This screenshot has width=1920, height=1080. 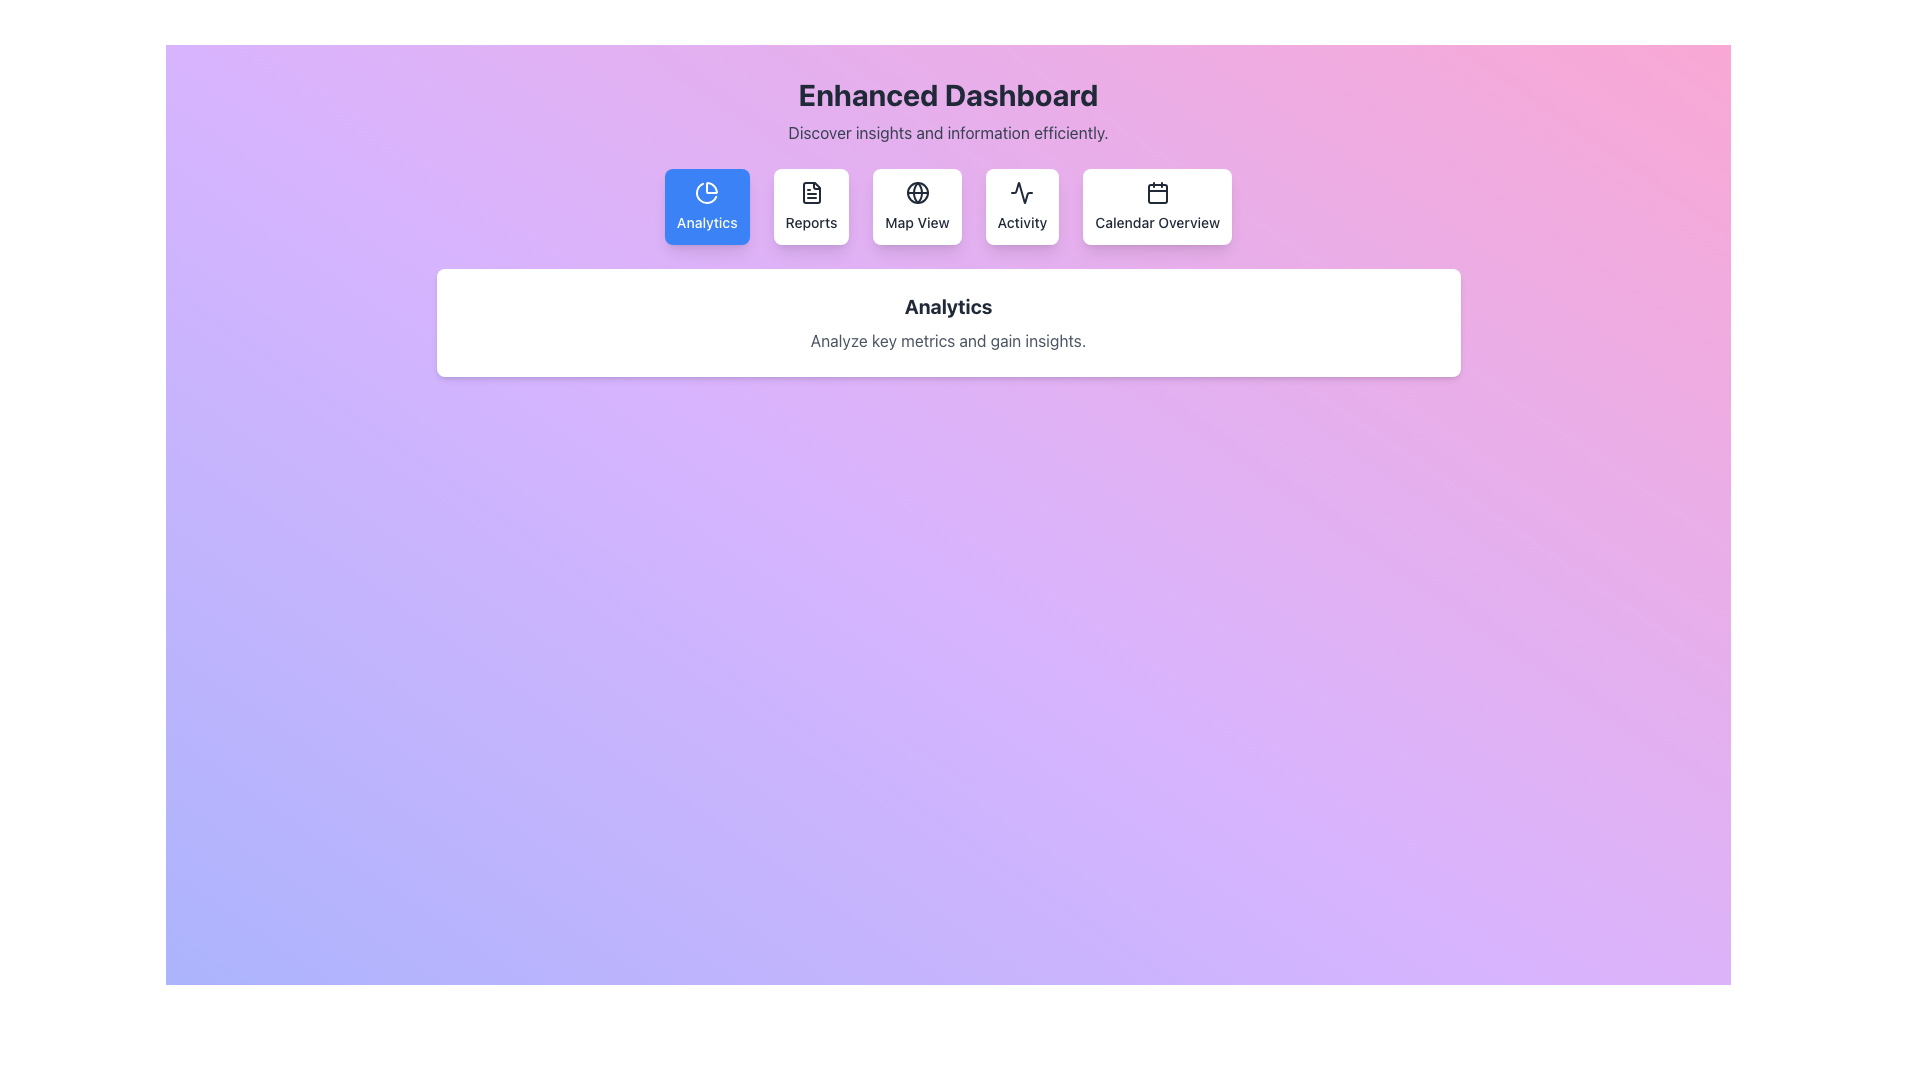 What do you see at coordinates (811, 207) in the screenshot?
I see `the 'Reports' button, which is a rounded rectangular button with a white background, gray text, and an icon of a document above the text, positioned between the 'Analytics' and 'Map View' buttons` at bounding box center [811, 207].